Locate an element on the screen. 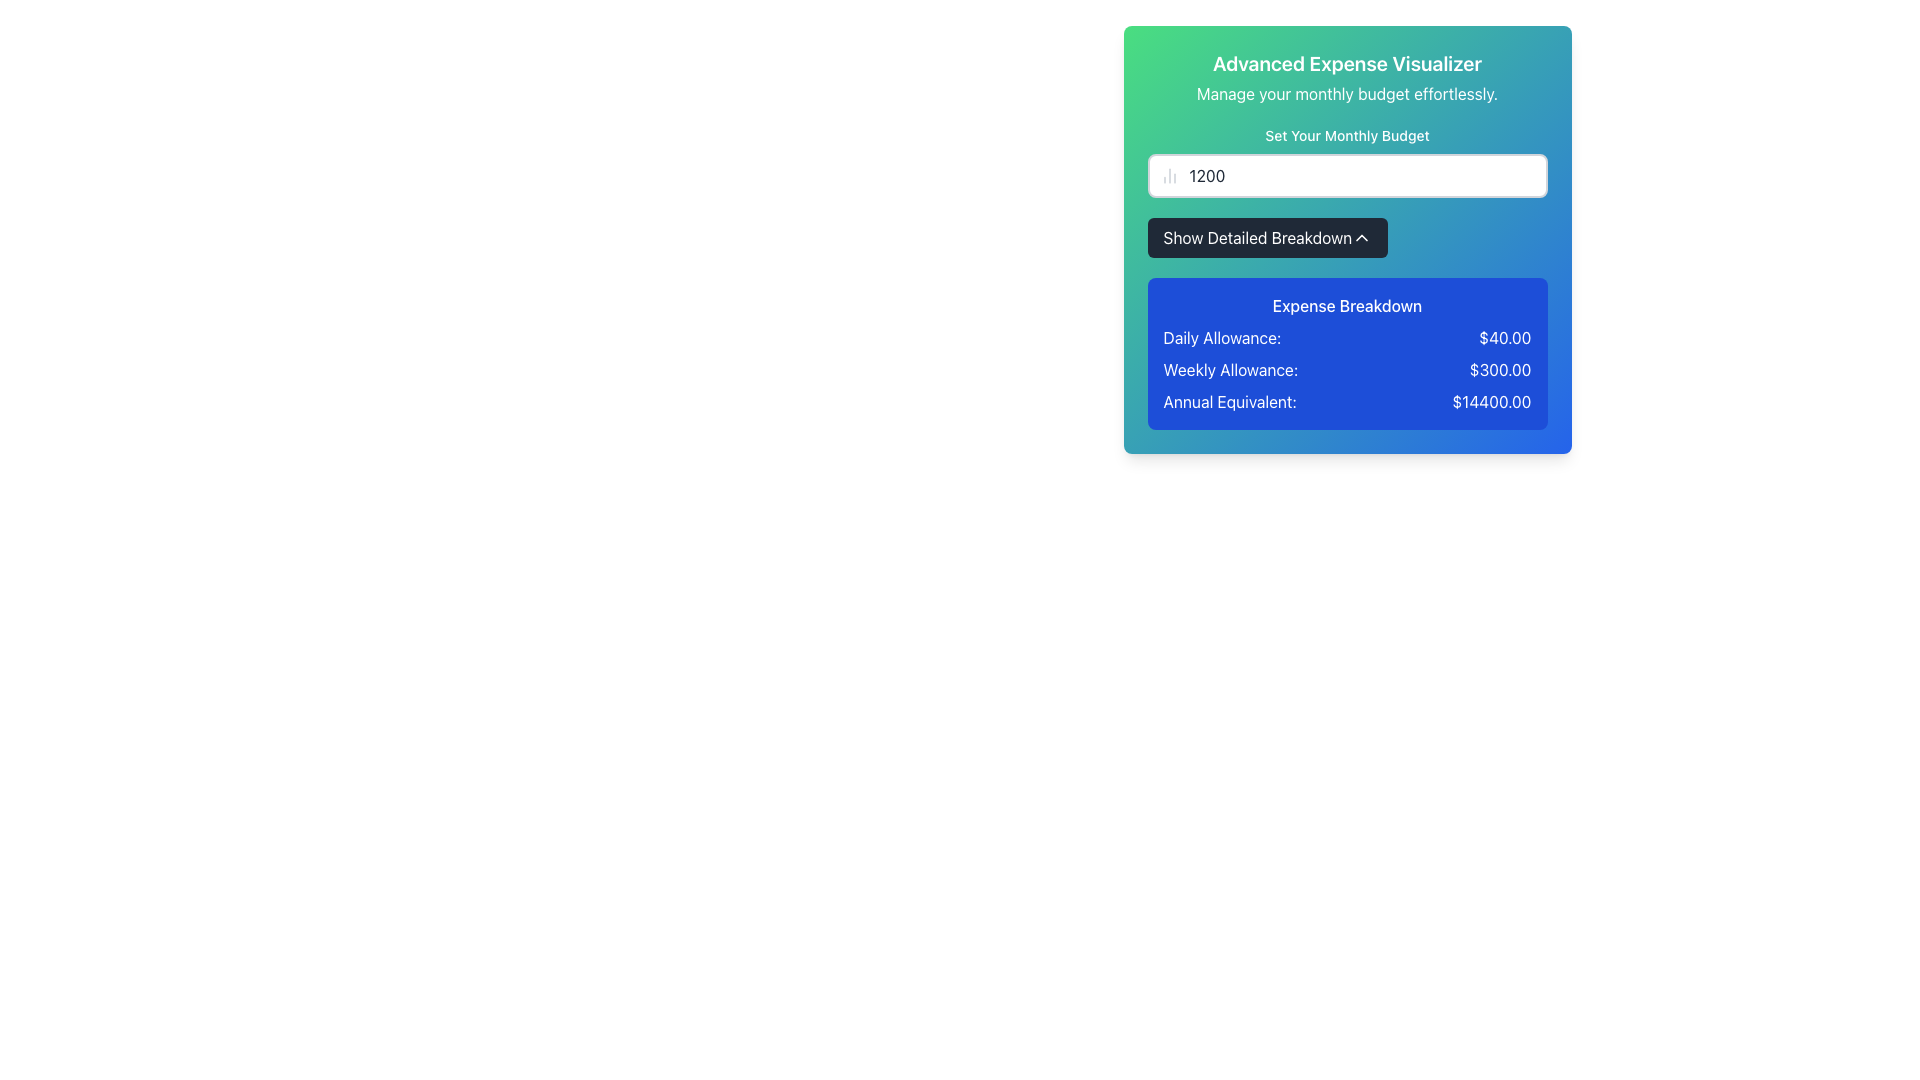  the Label displaying 'Set Your Monthly Budget', which is styled in a block format and located between the text 'Manage your monthly budget effortlessly.' and the button 'Show Detailed Breakdown' is located at coordinates (1347, 161).